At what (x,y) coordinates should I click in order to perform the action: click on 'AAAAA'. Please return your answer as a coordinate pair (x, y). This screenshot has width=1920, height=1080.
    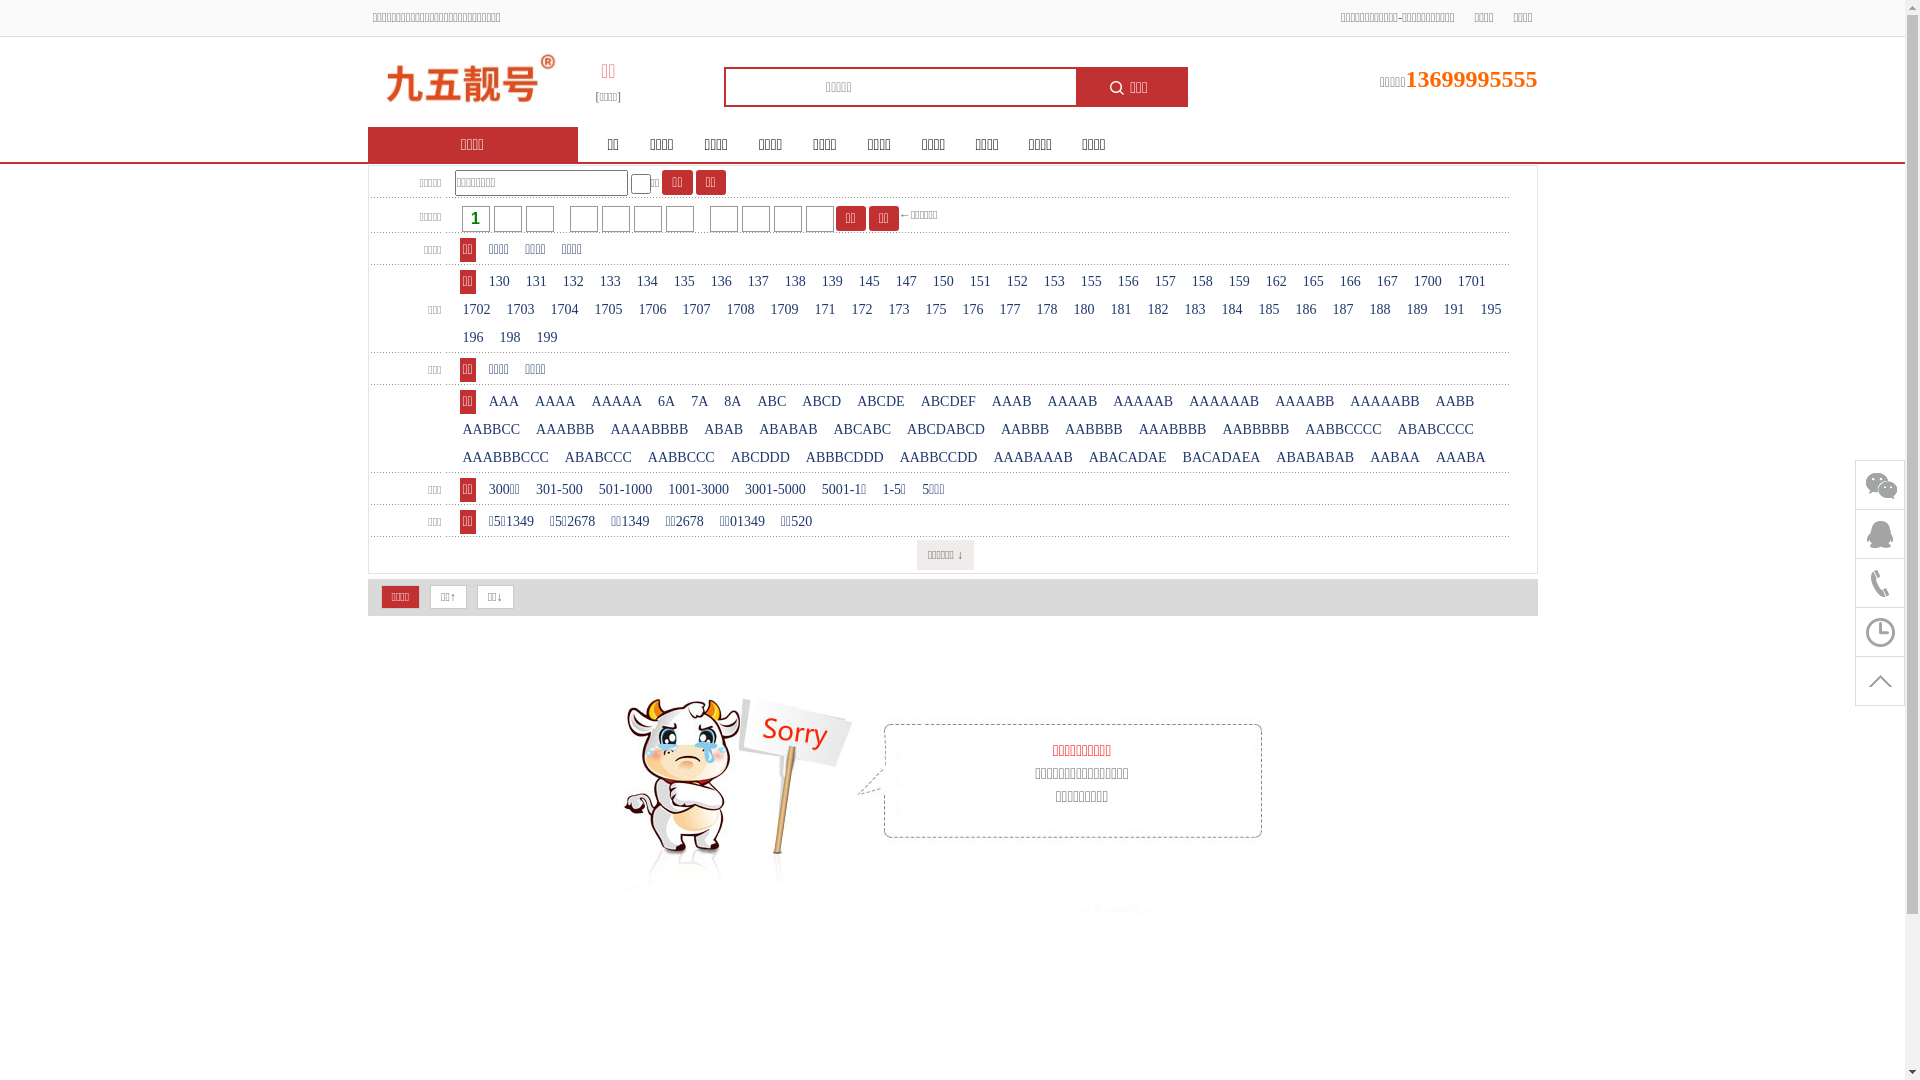
    Looking at the image, I should click on (616, 401).